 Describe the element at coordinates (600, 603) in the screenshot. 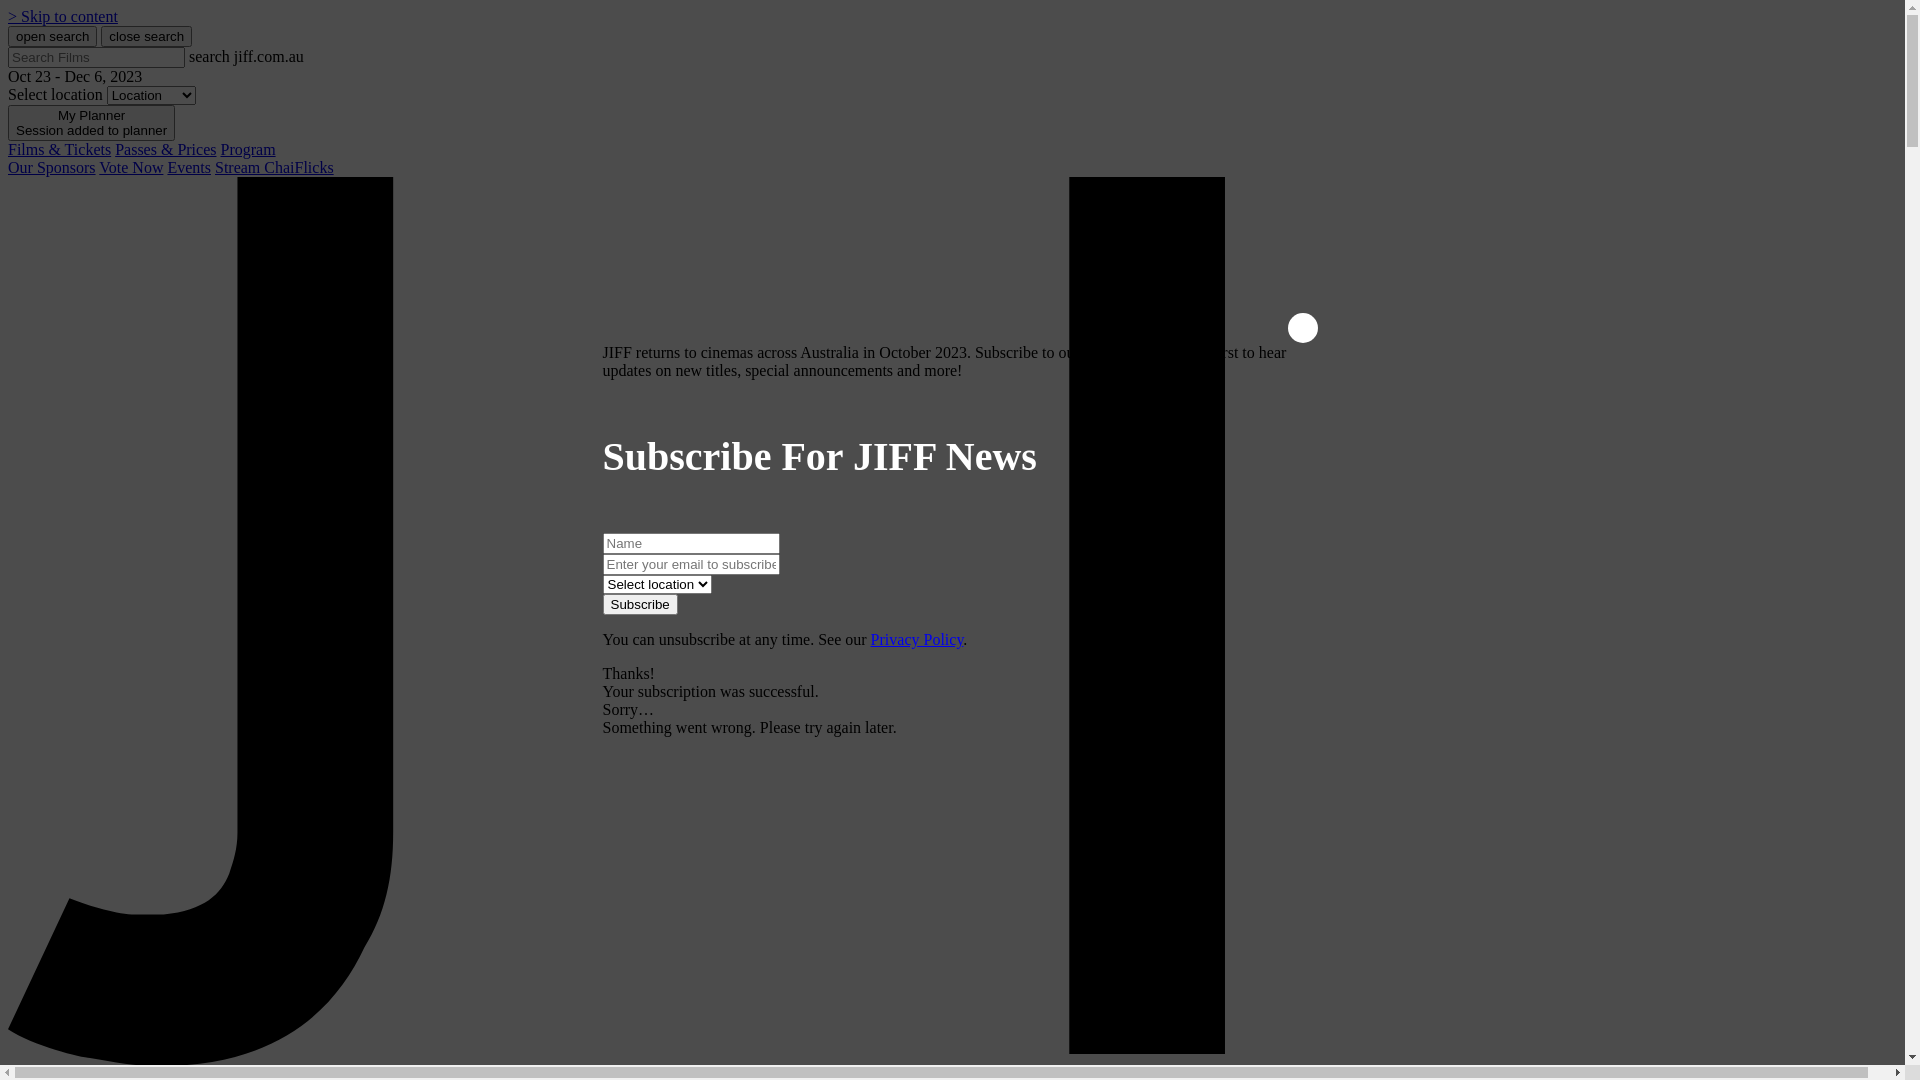

I see `'Subscribe'` at that location.